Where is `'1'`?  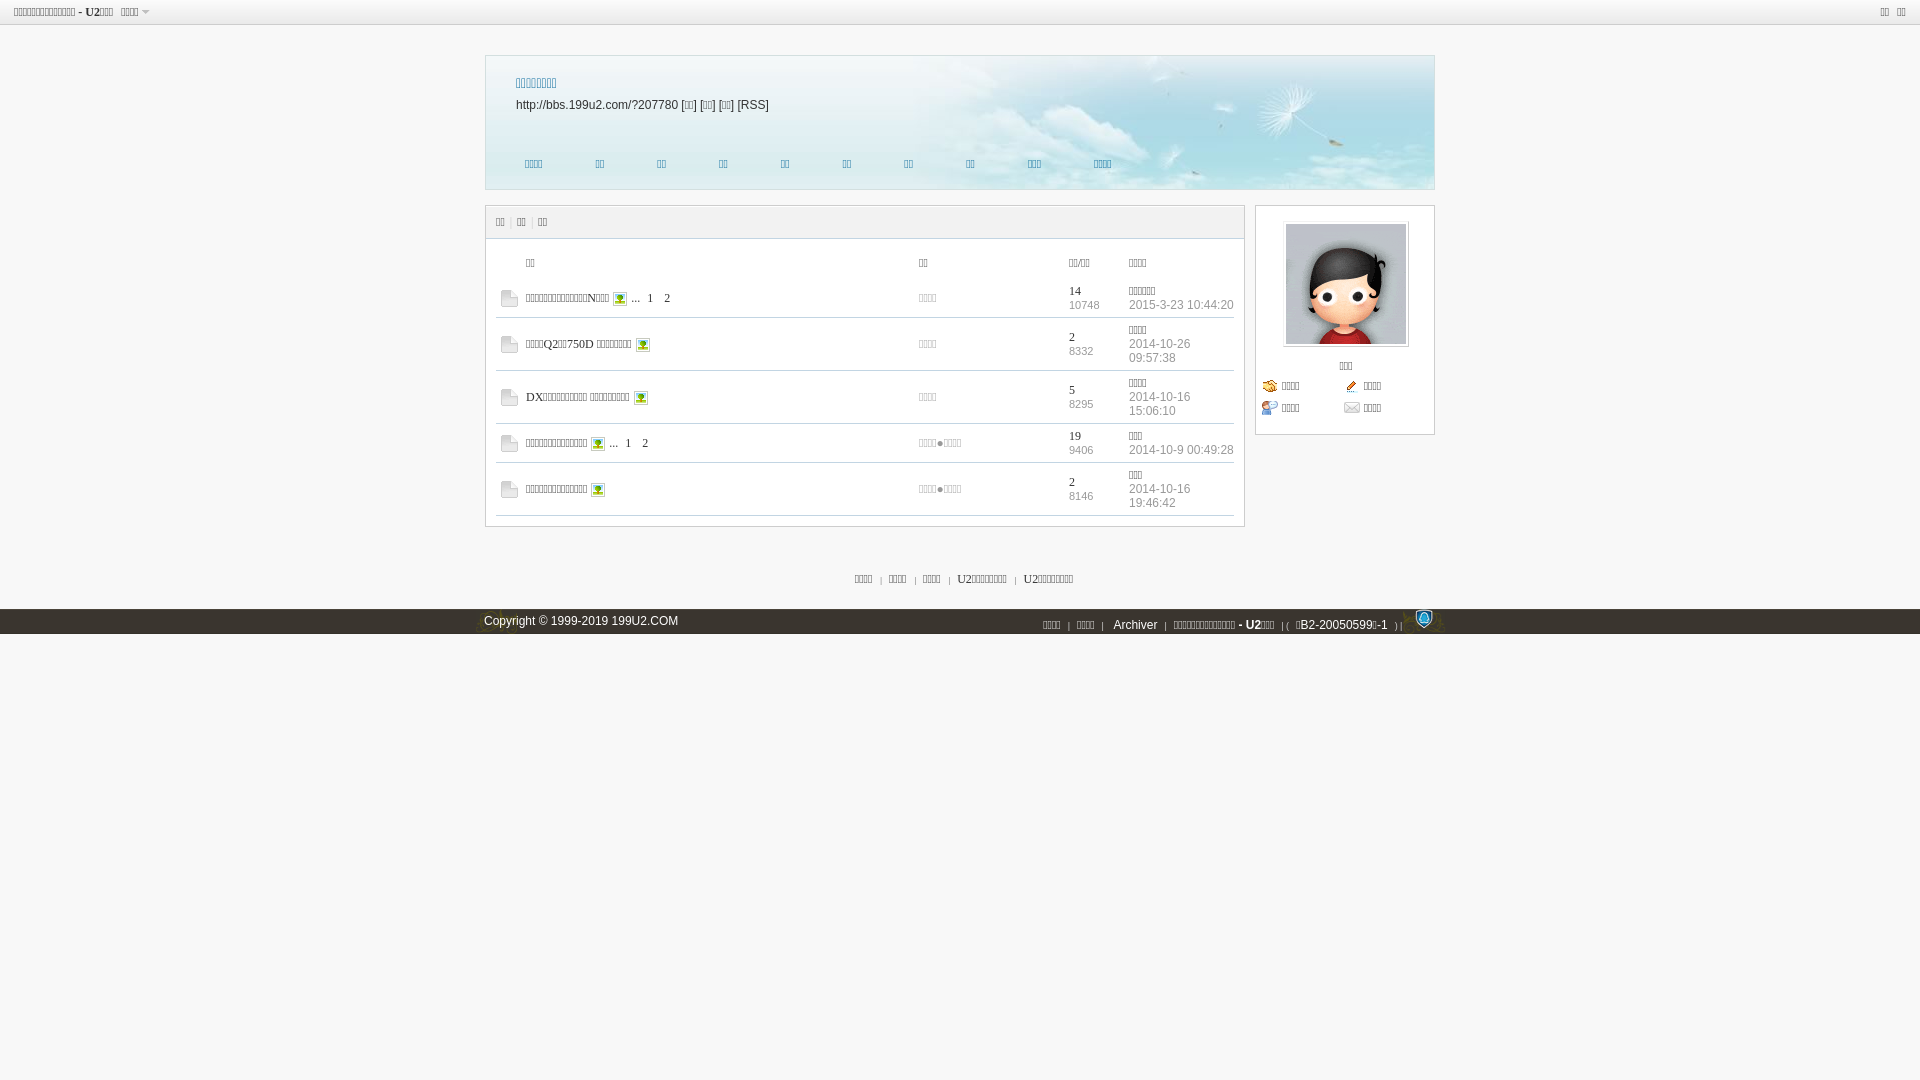 '1' is located at coordinates (627, 442).